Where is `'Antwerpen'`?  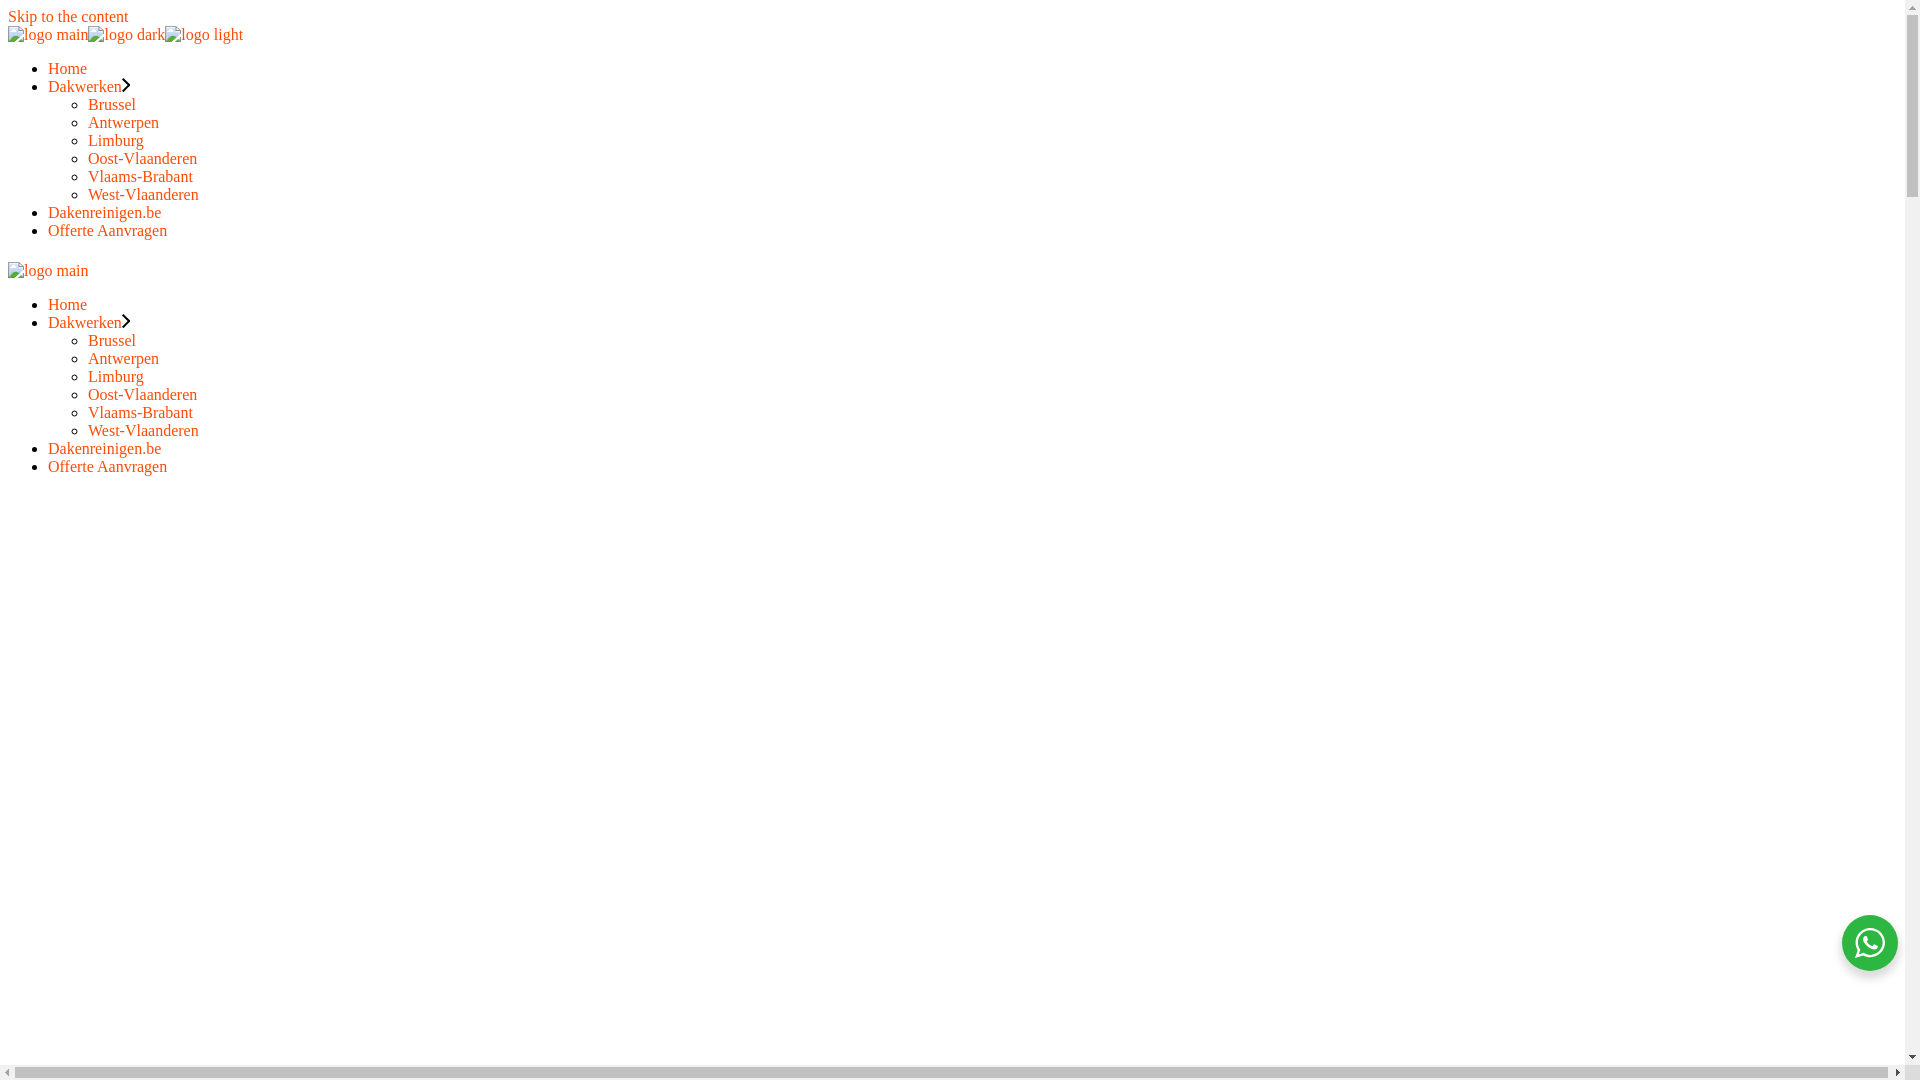 'Antwerpen' is located at coordinates (86, 357).